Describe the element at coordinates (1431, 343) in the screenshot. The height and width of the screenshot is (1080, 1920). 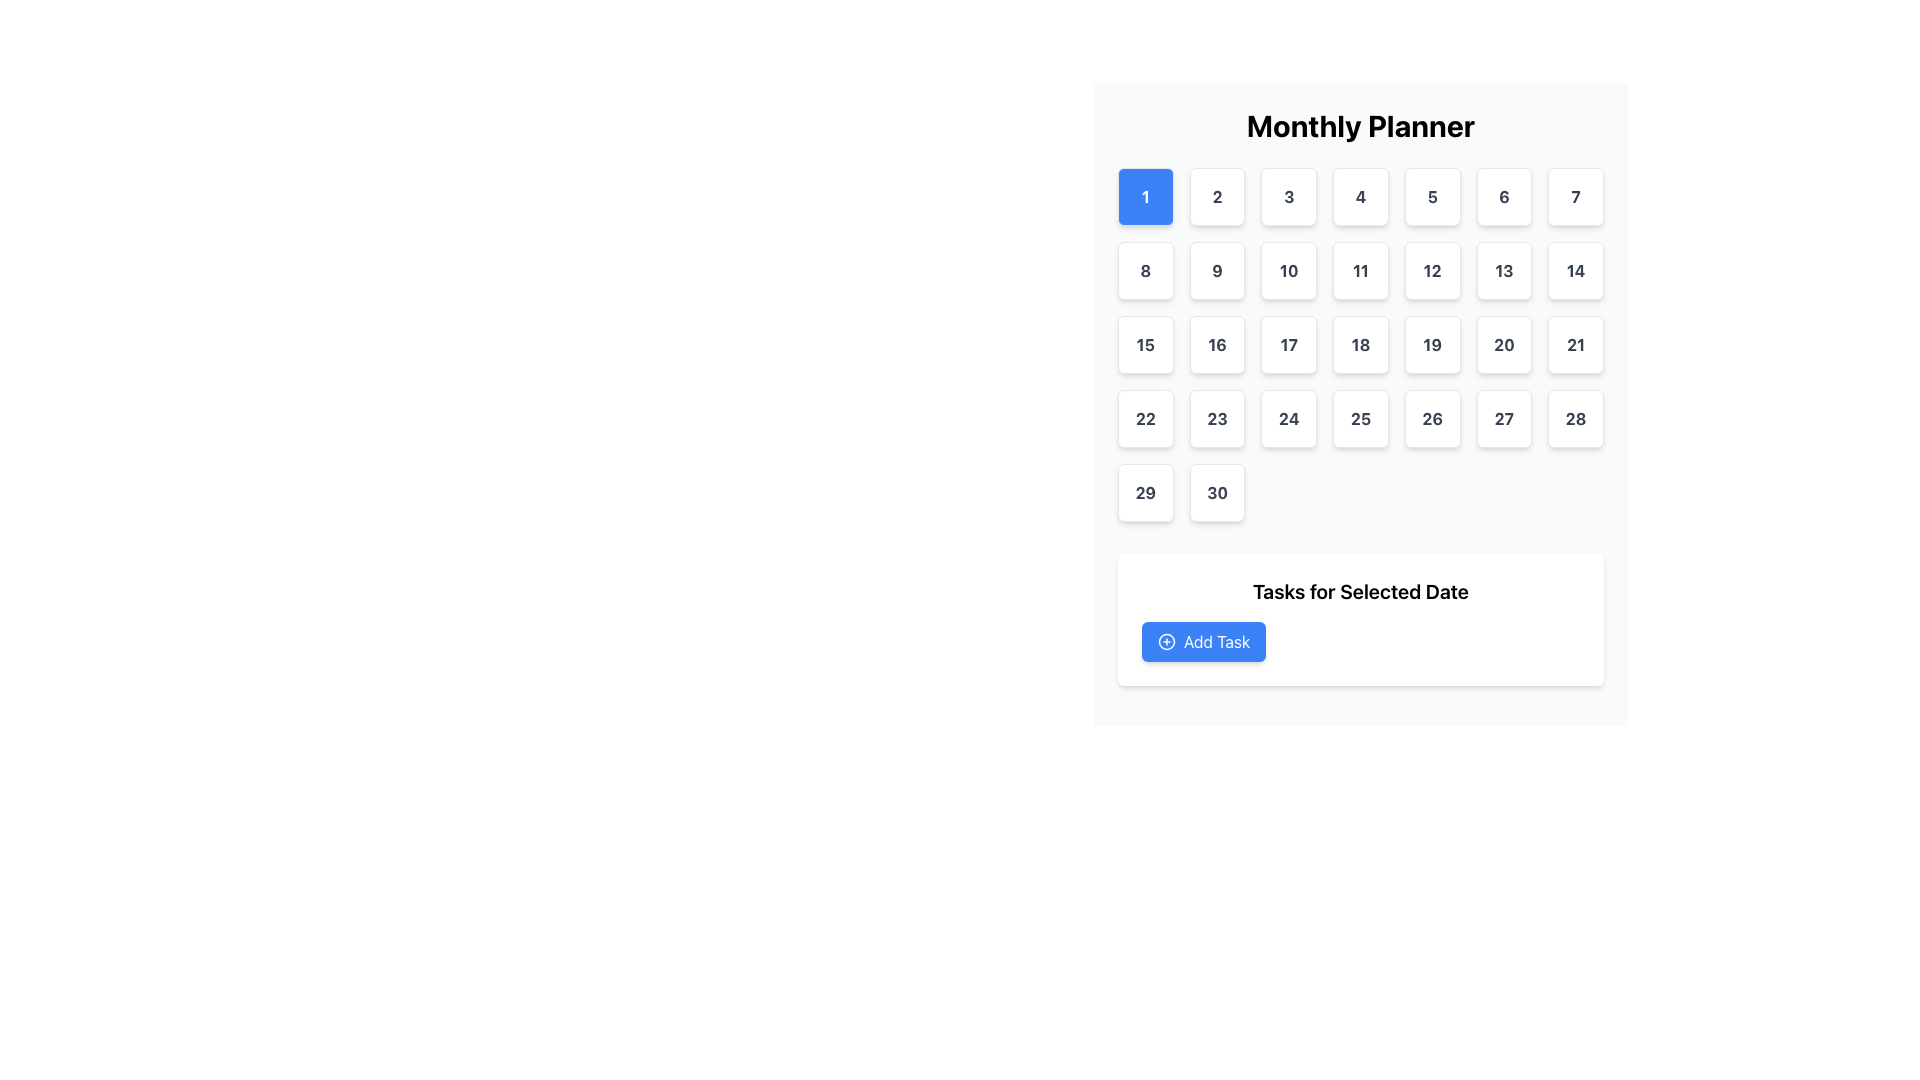
I see `the button displaying the number '19' with a white background and bold gray text located in the sixth row and third column of the grid` at that location.